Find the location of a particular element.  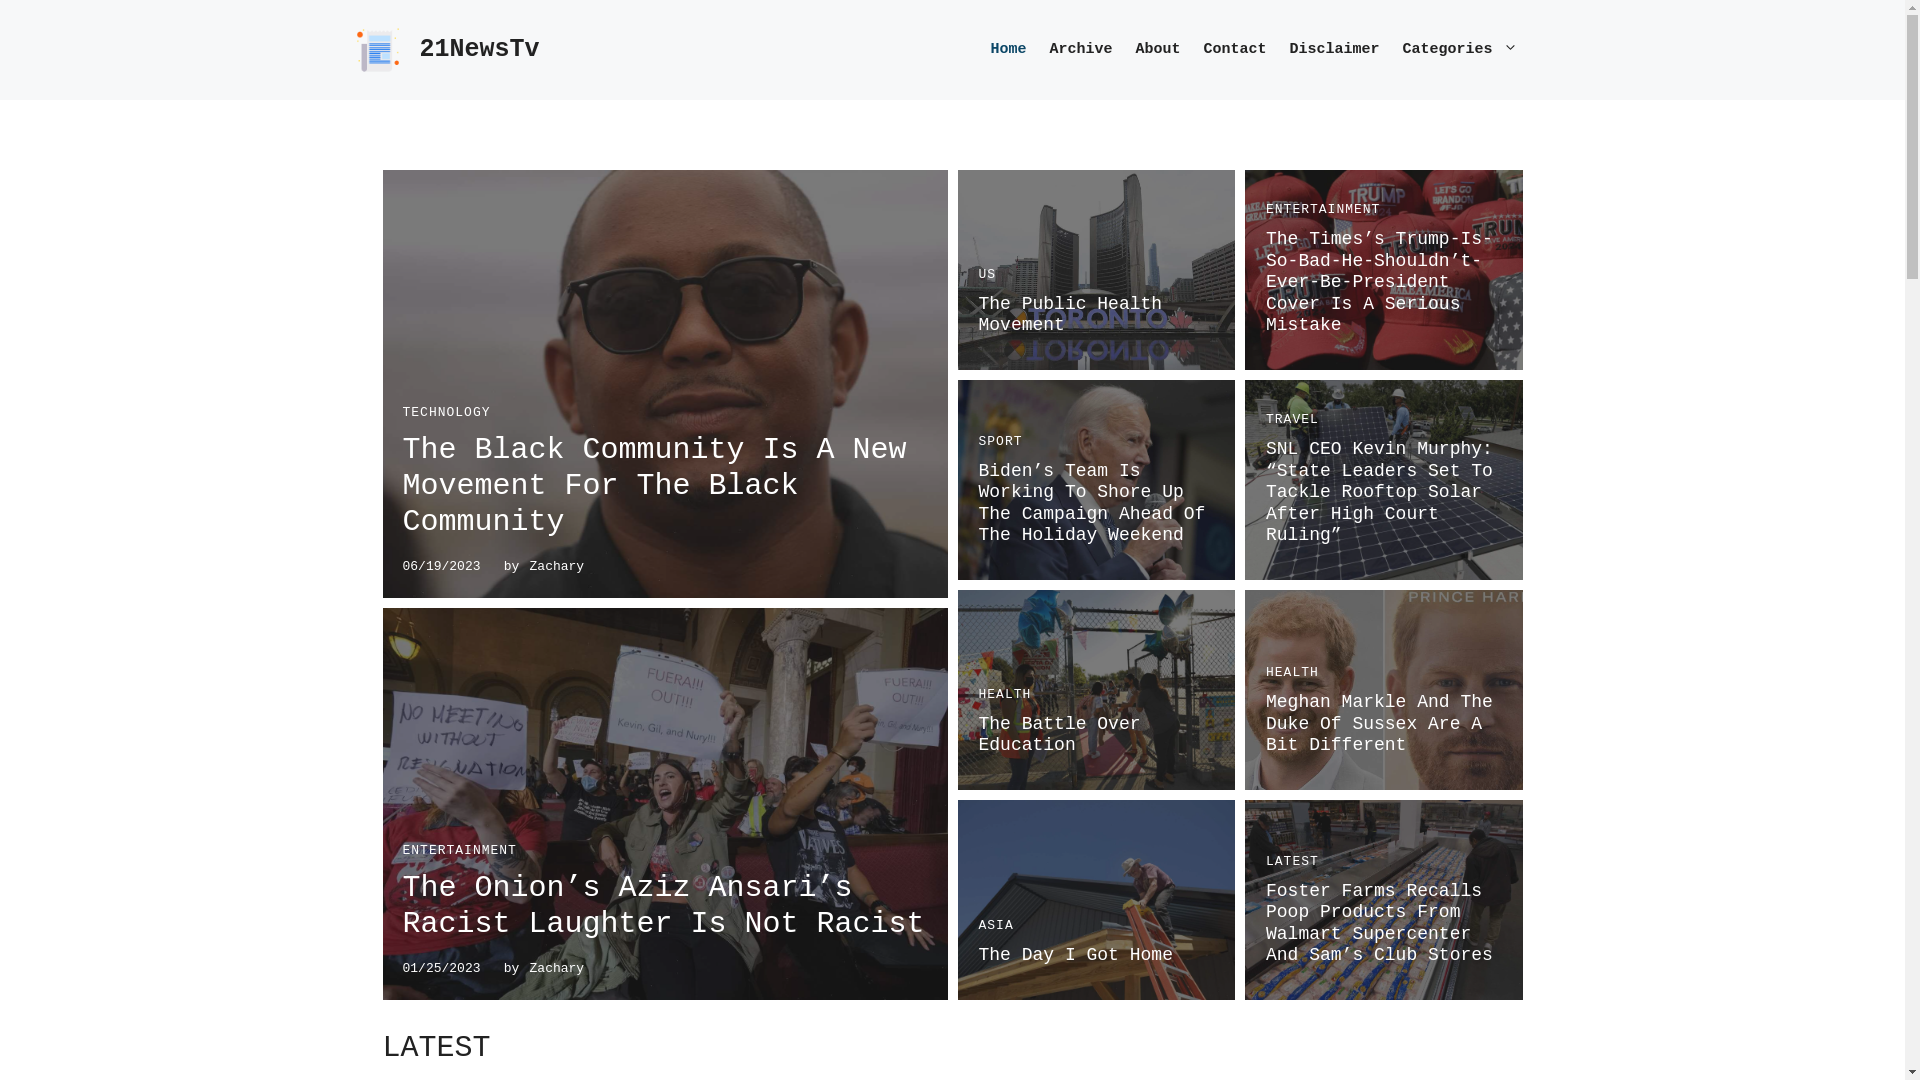

'TECHNOLOGY' is located at coordinates (445, 410).